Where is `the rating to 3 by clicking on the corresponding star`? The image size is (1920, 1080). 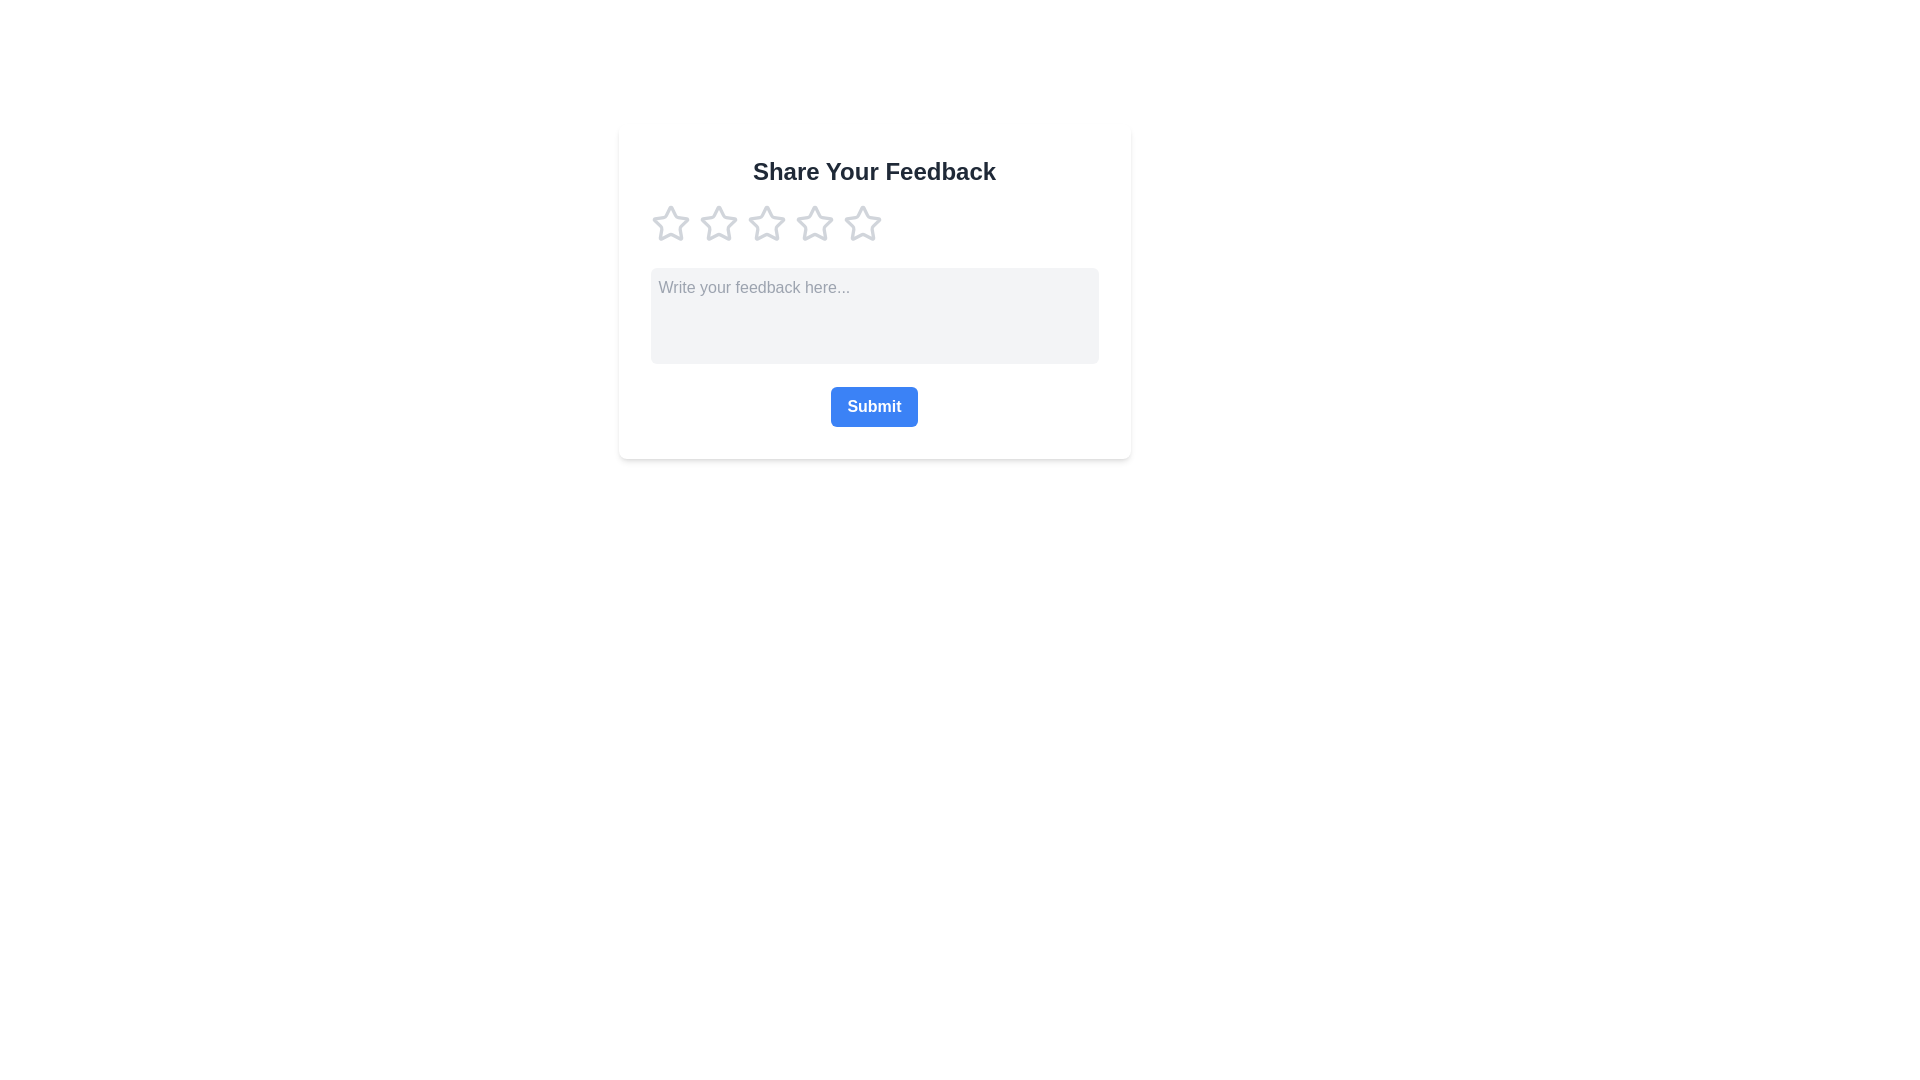 the rating to 3 by clicking on the corresponding star is located at coordinates (765, 223).